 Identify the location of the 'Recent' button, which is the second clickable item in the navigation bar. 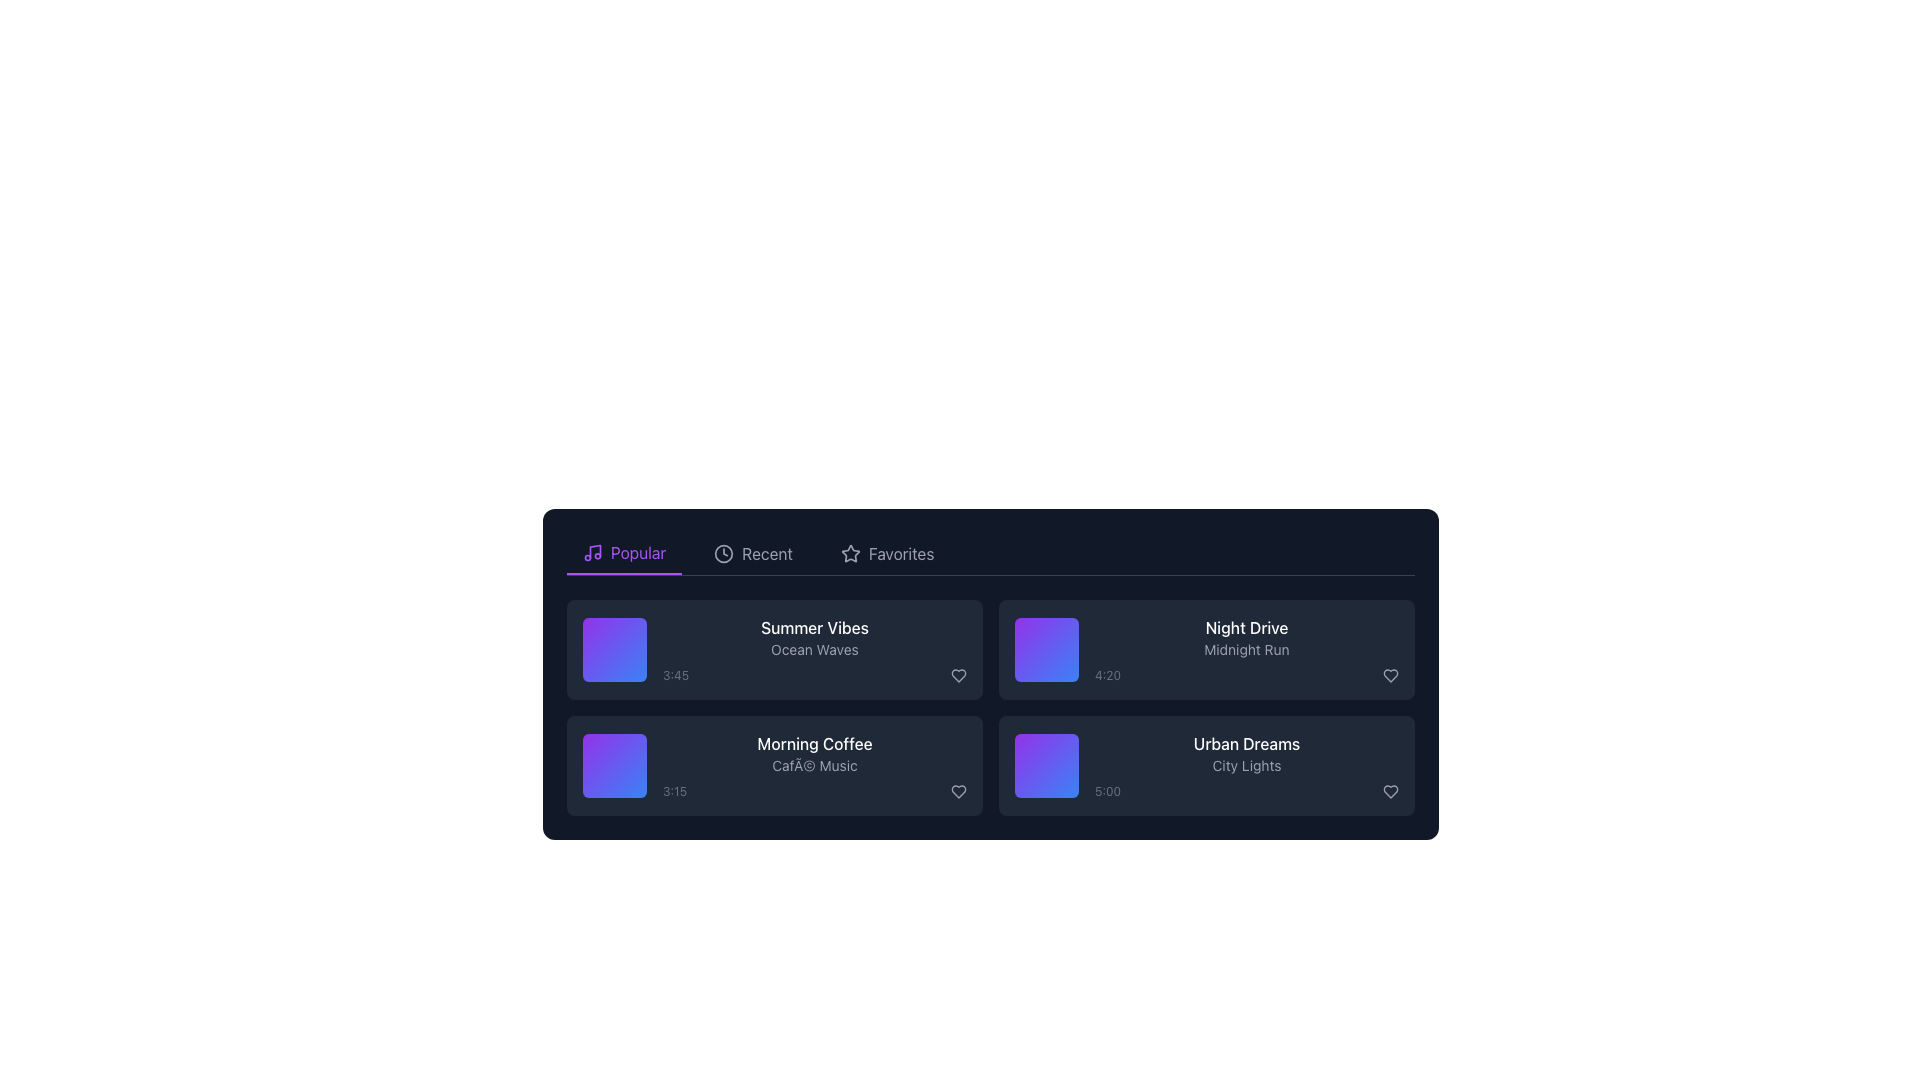
(752, 554).